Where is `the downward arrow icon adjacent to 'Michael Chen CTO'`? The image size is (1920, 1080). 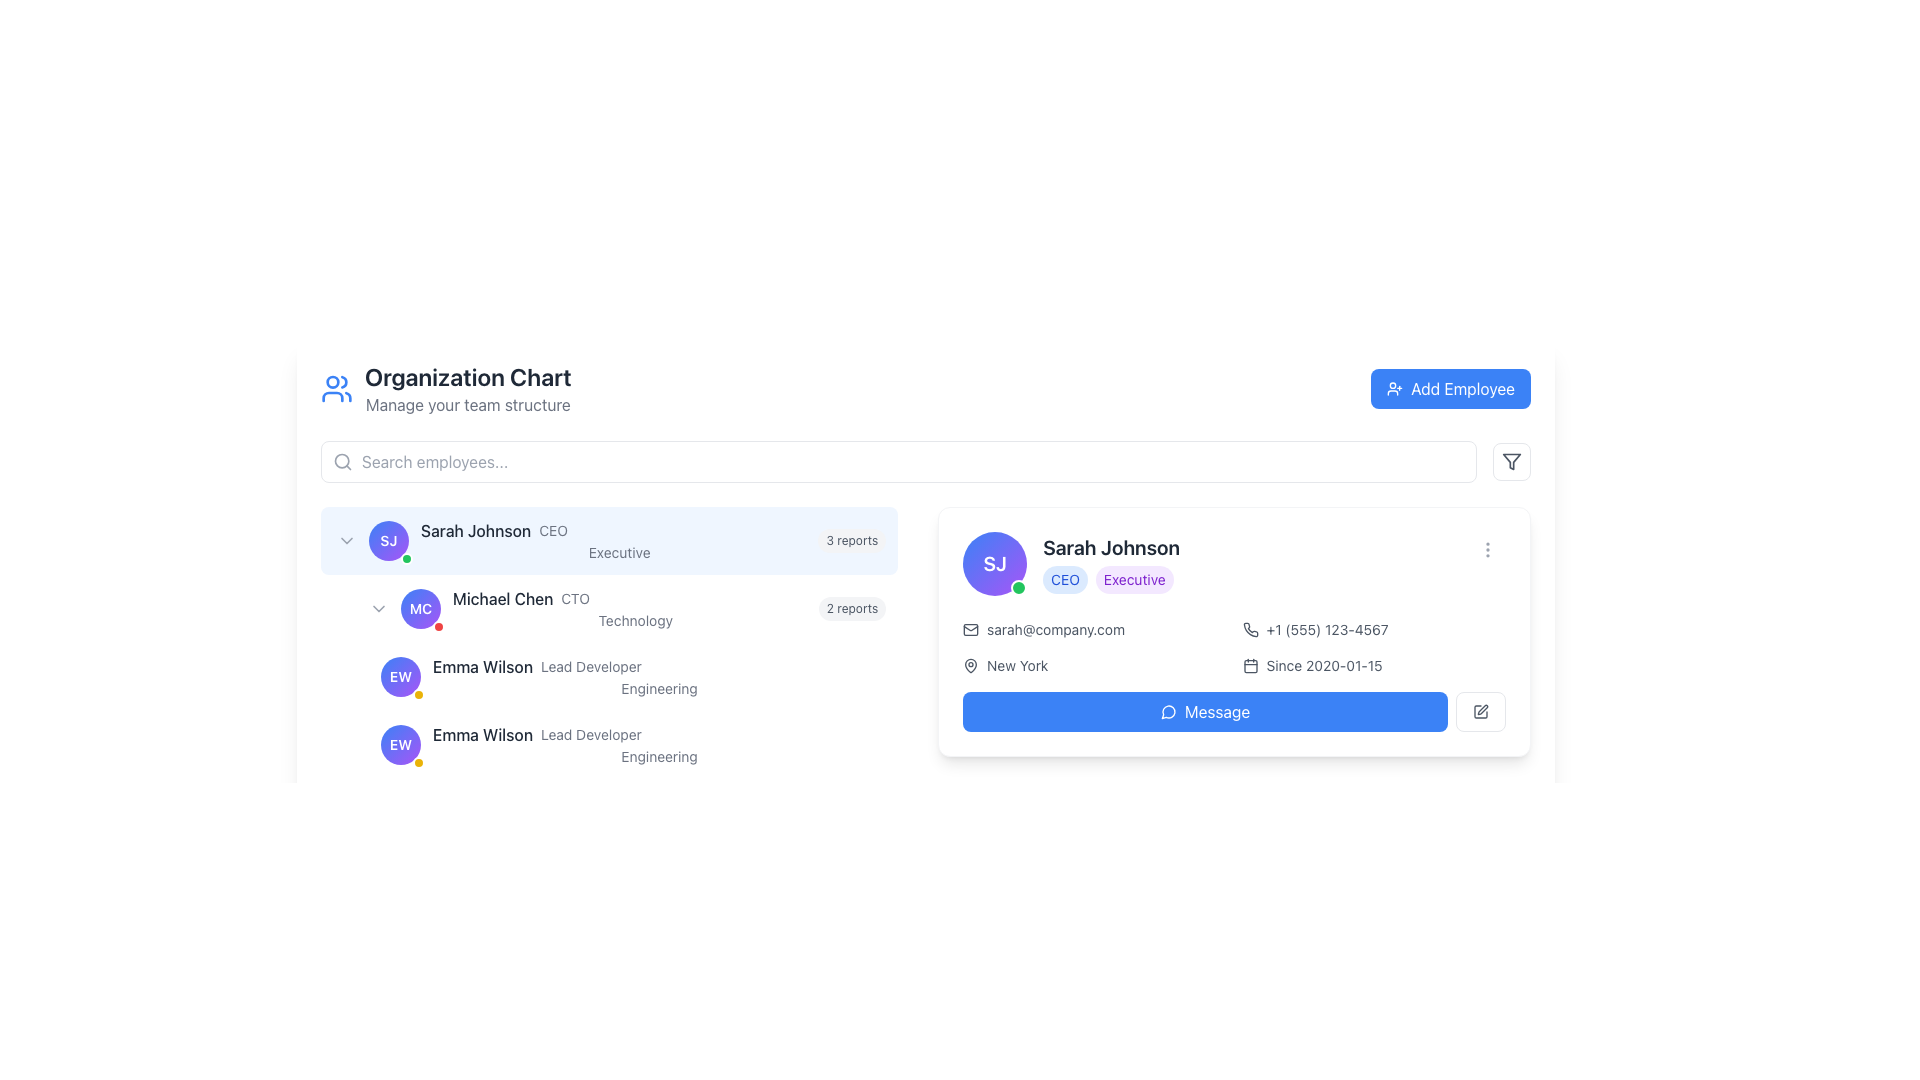
the downward arrow icon adjacent to 'Michael Chen CTO' is located at coordinates (379, 608).